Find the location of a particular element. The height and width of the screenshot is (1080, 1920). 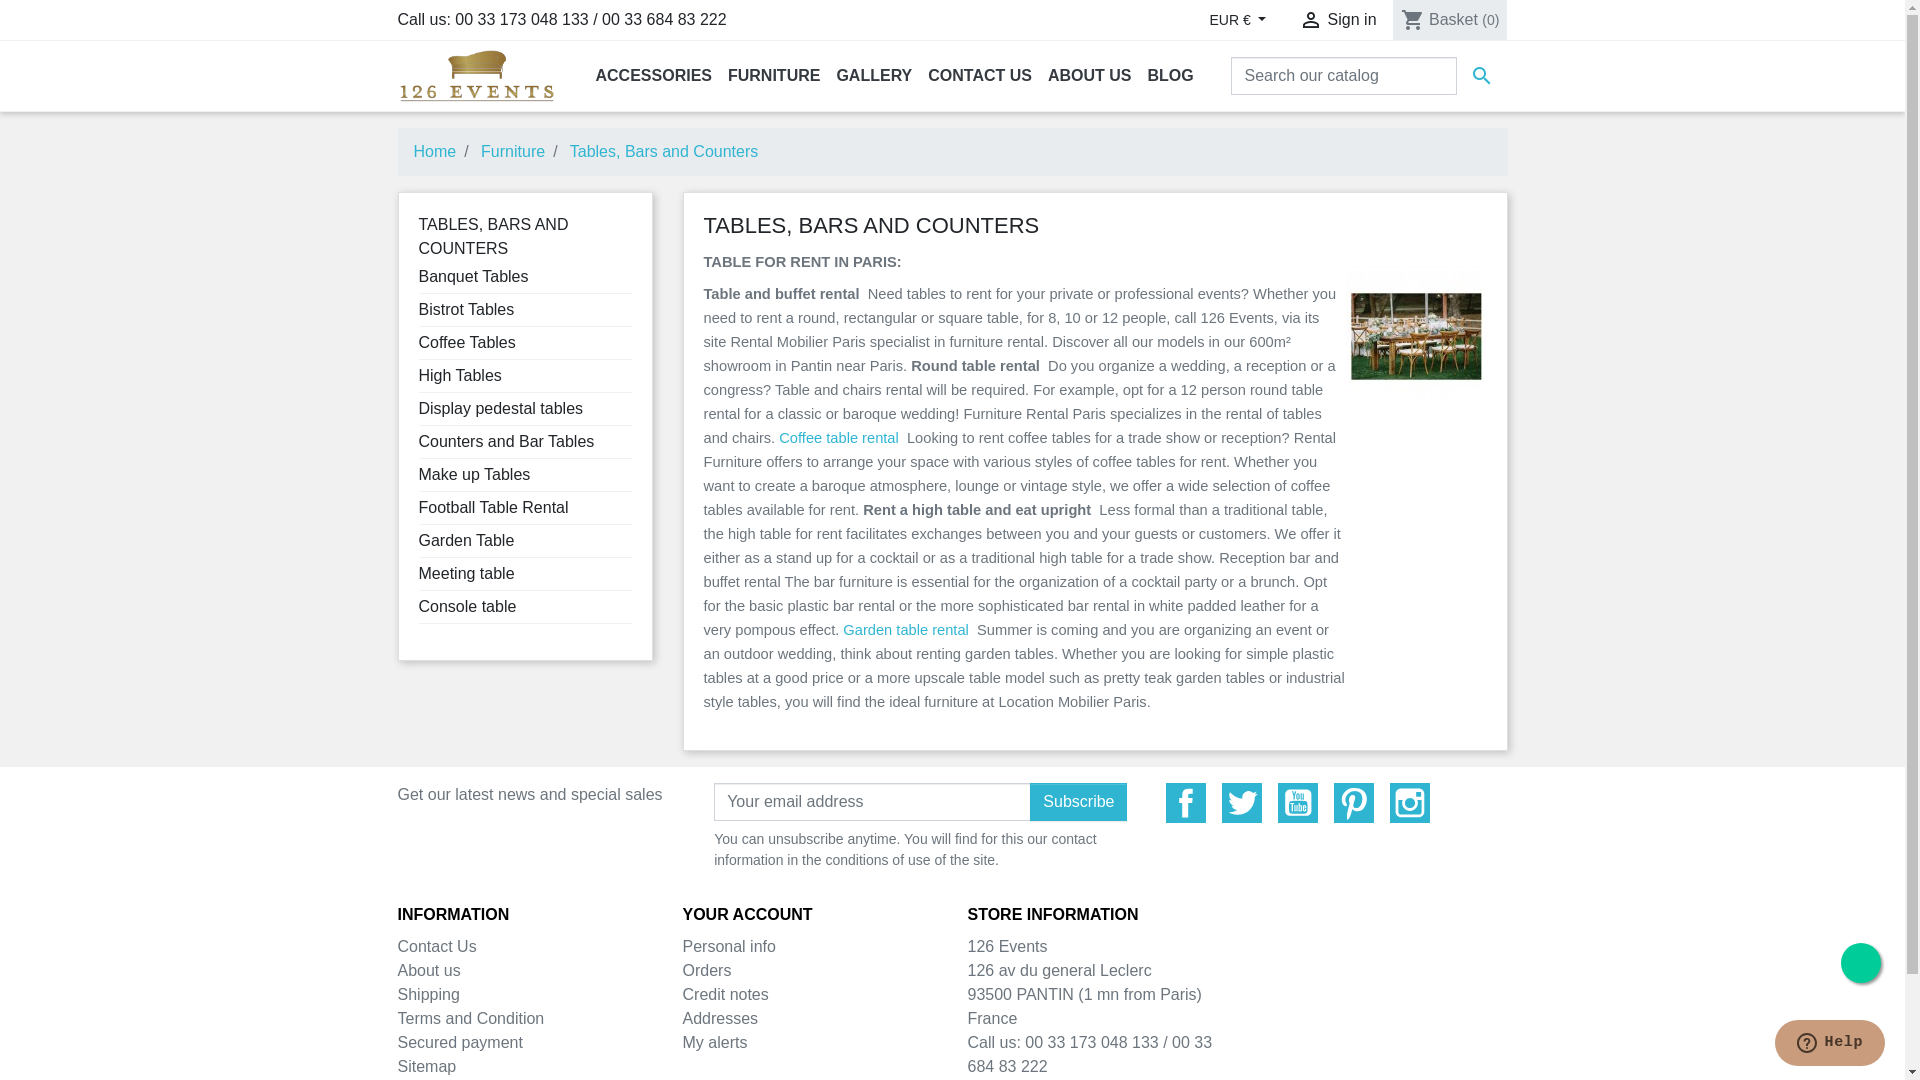

'Credit notes' is located at coordinates (681, 994).